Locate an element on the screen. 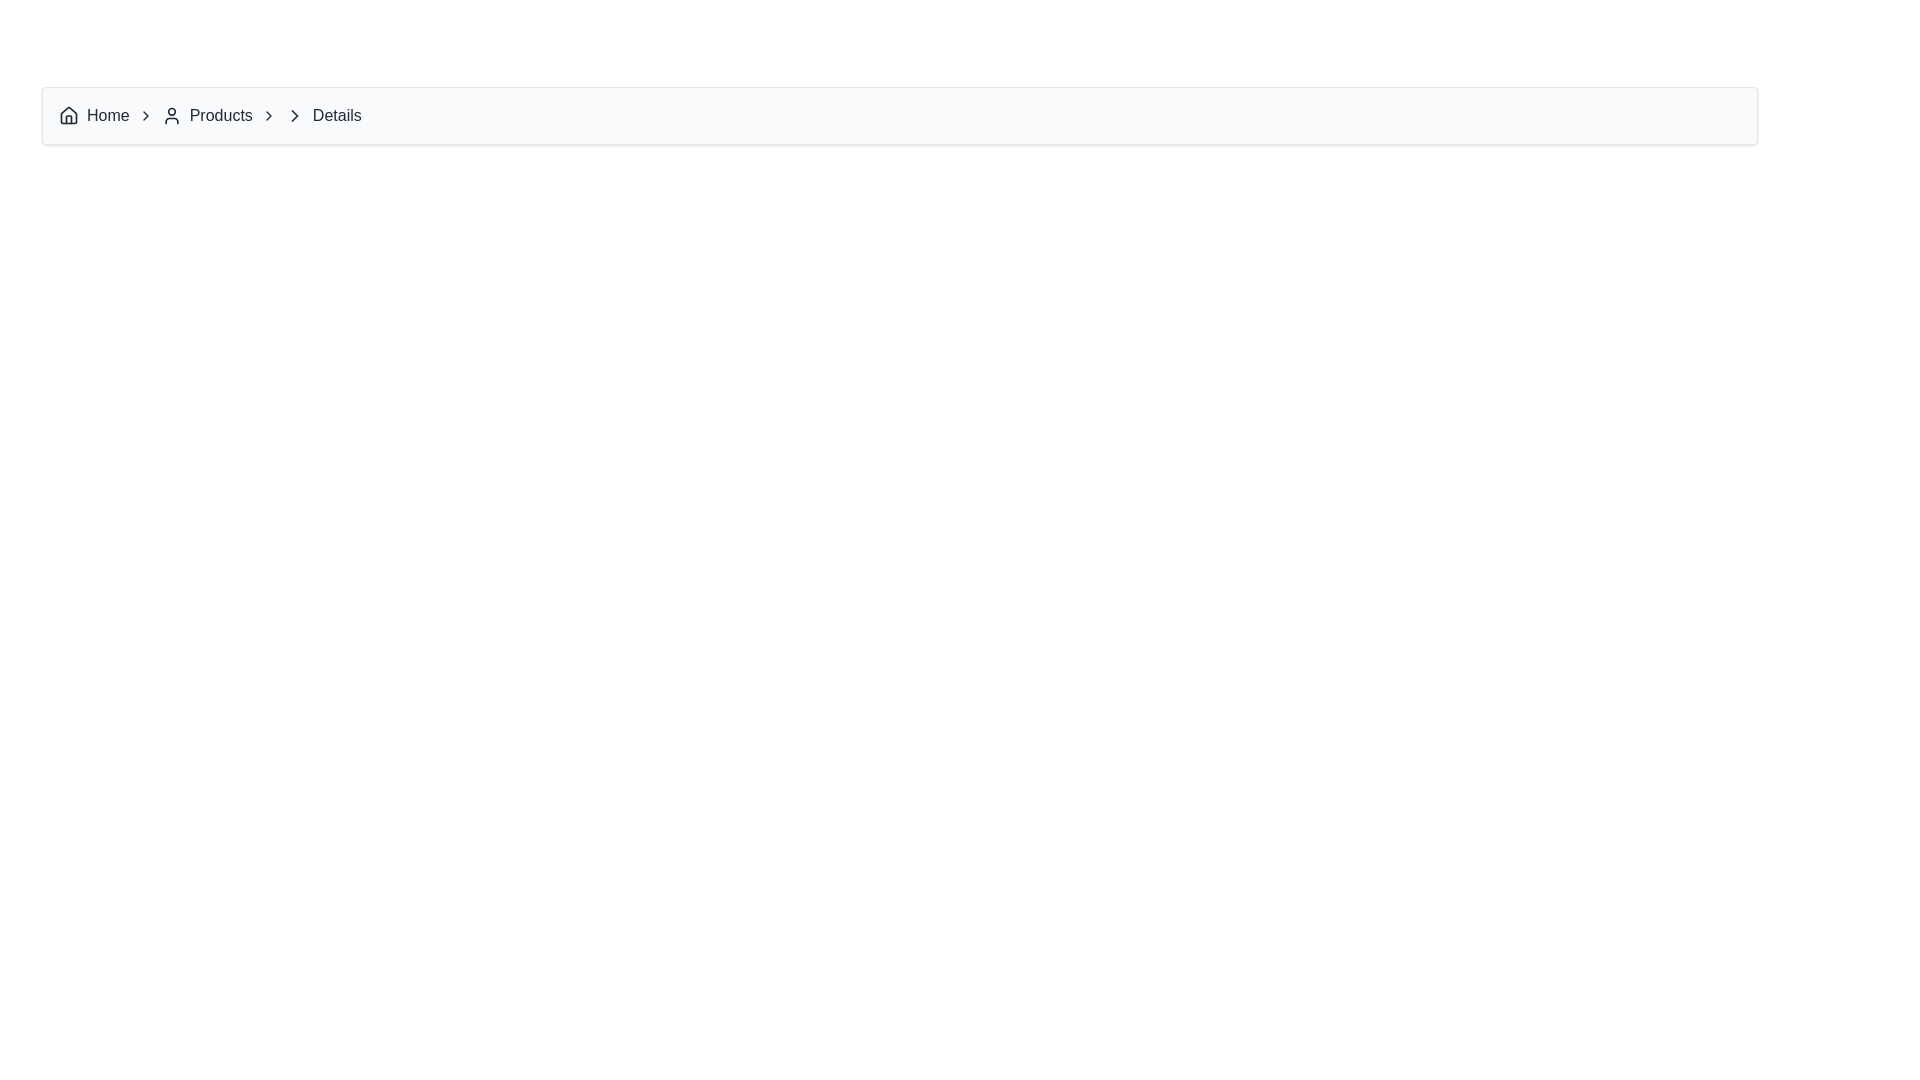  the 'Products' text label in the breadcrumb navigation bar, which indicates the current navigation section is located at coordinates (221, 115).